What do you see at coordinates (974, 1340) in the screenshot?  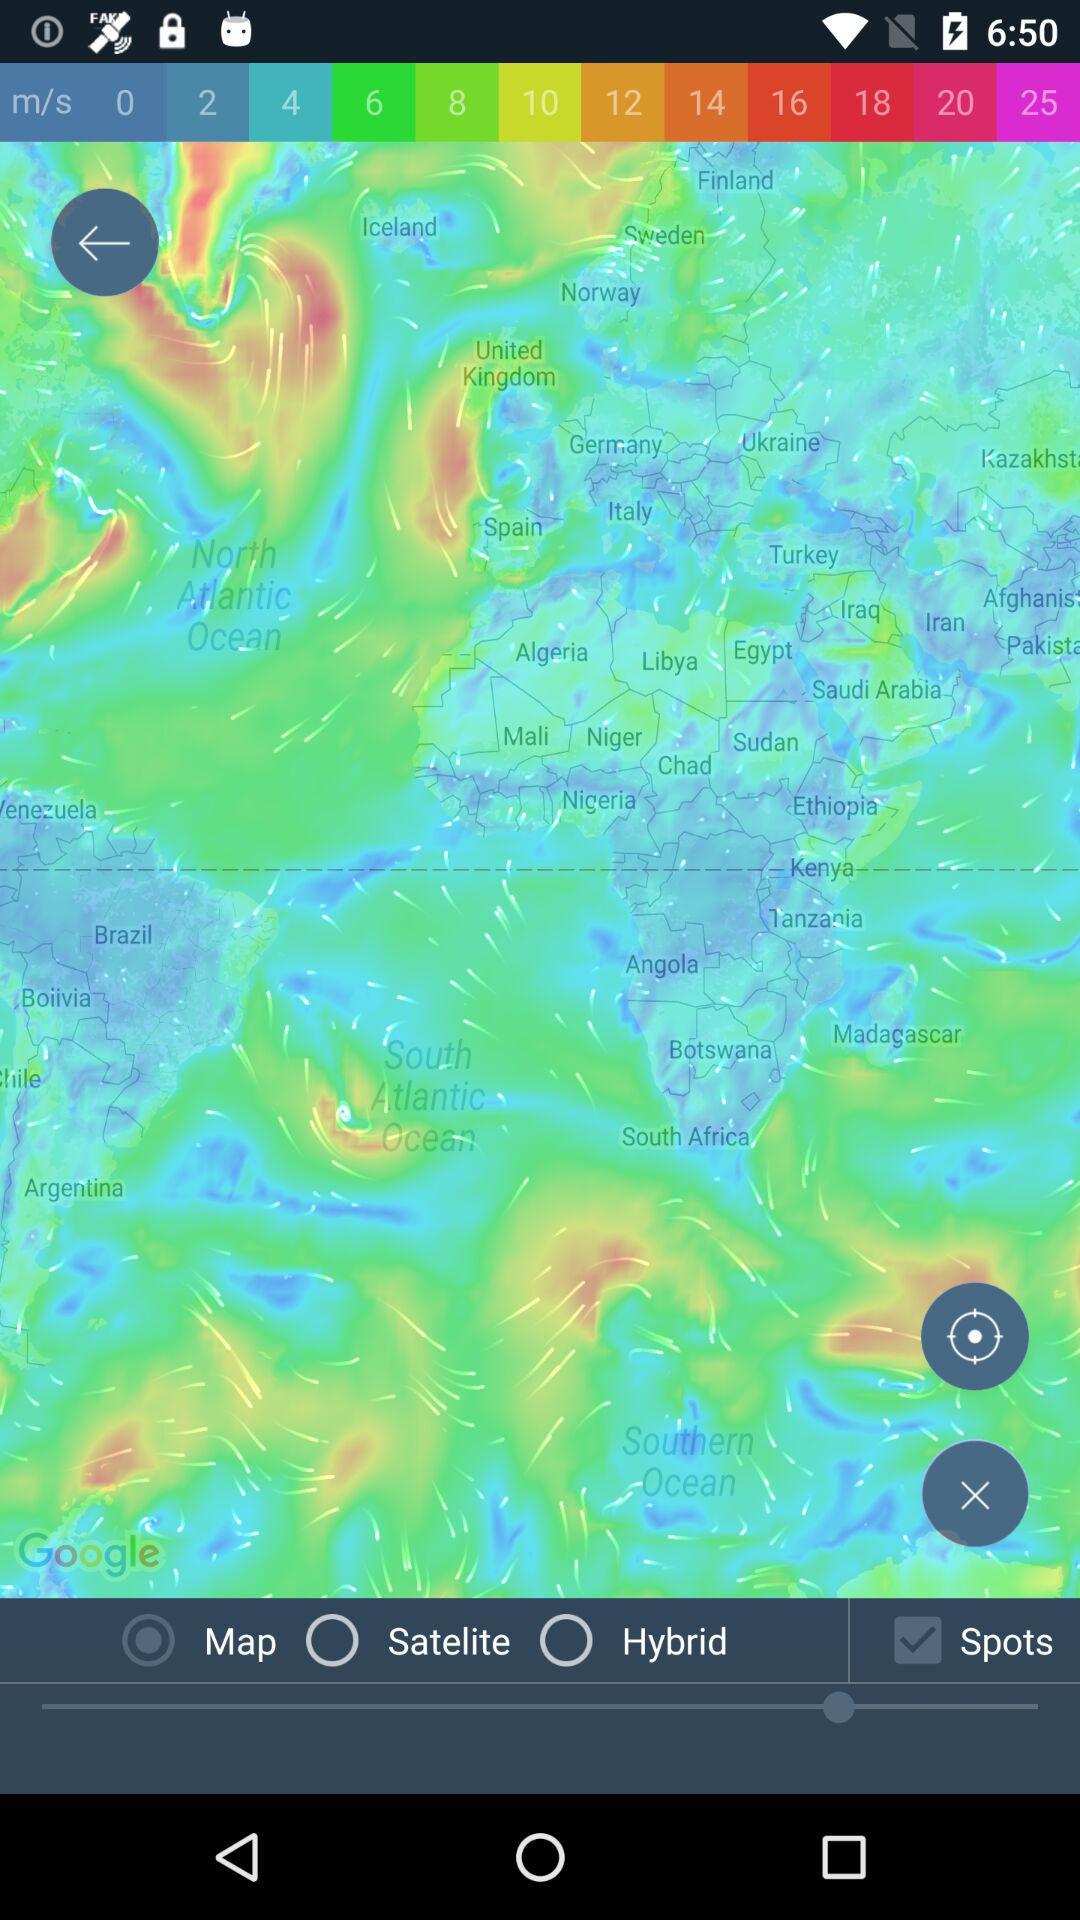 I see `gps location button` at bounding box center [974, 1340].